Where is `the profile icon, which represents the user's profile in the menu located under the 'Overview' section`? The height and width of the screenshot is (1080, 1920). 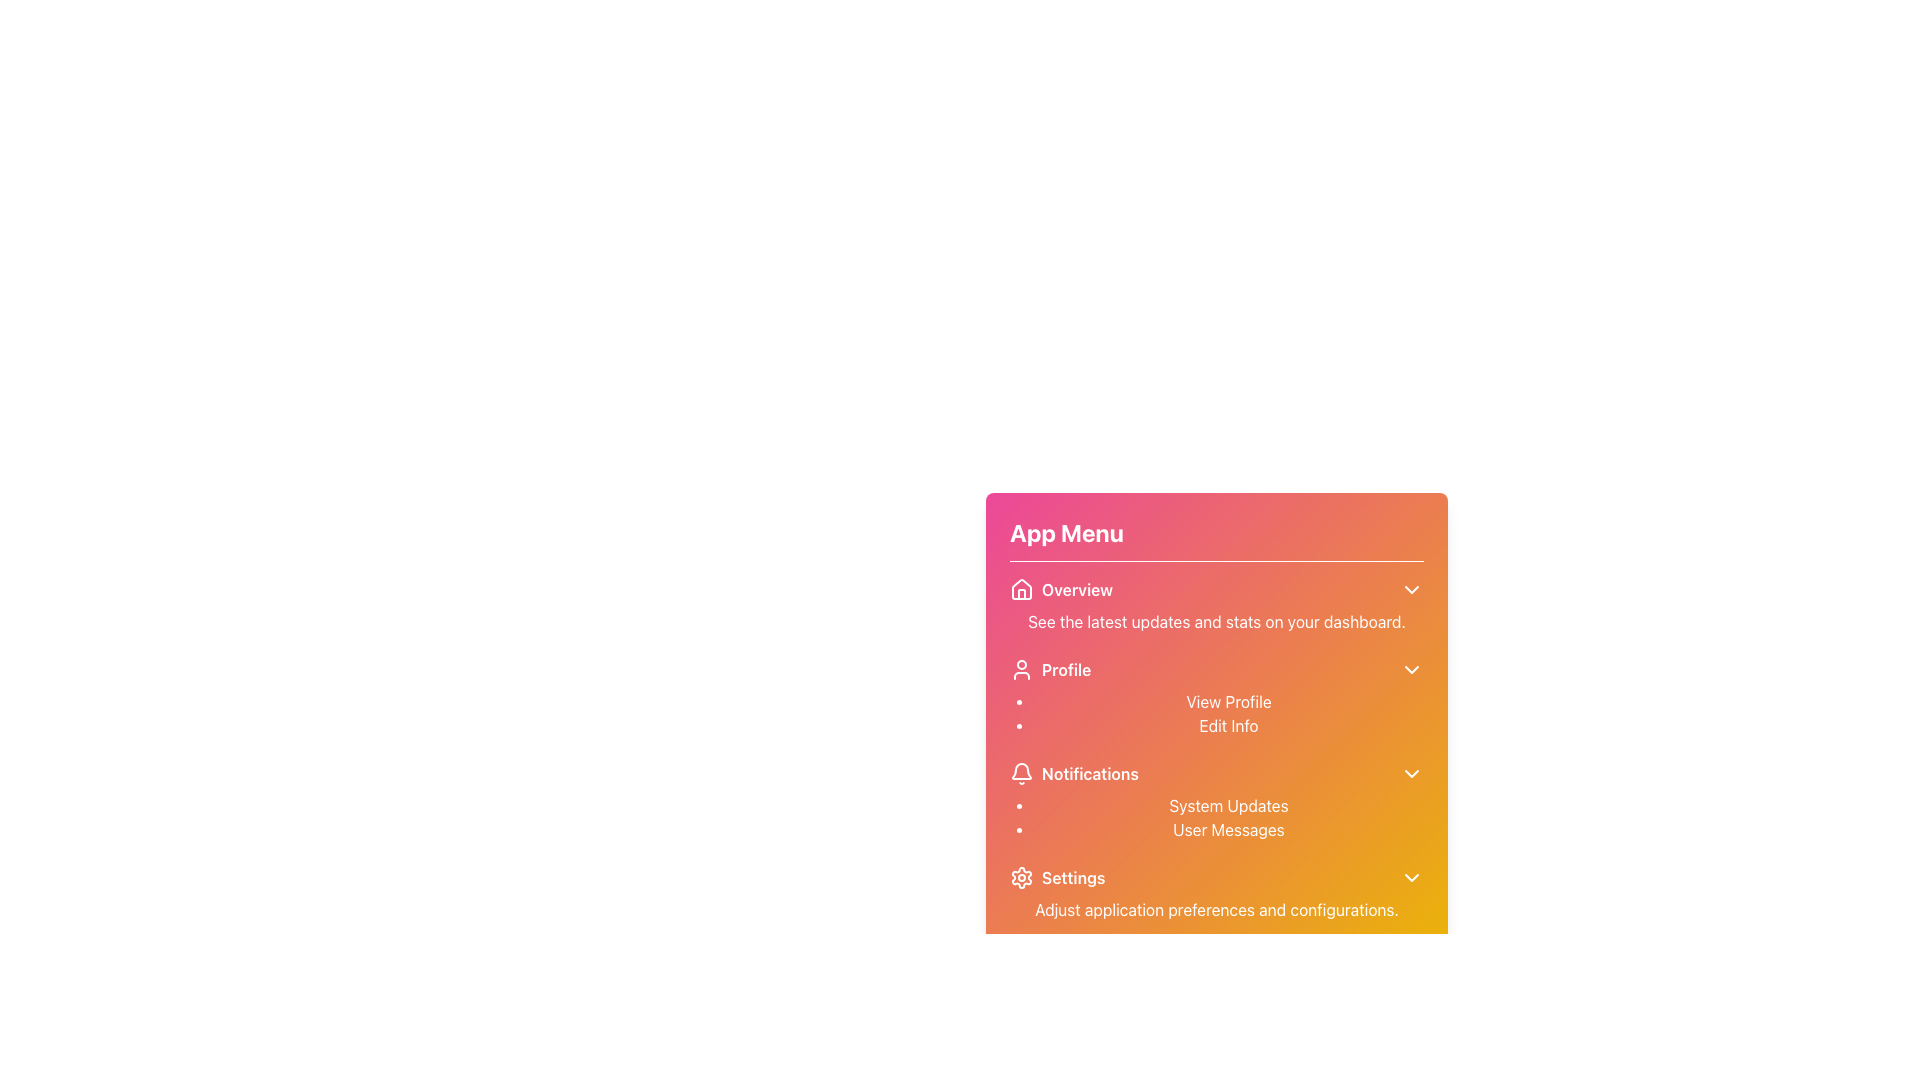 the profile icon, which represents the user's profile in the menu located under the 'Overview' section is located at coordinates (1022, 670).